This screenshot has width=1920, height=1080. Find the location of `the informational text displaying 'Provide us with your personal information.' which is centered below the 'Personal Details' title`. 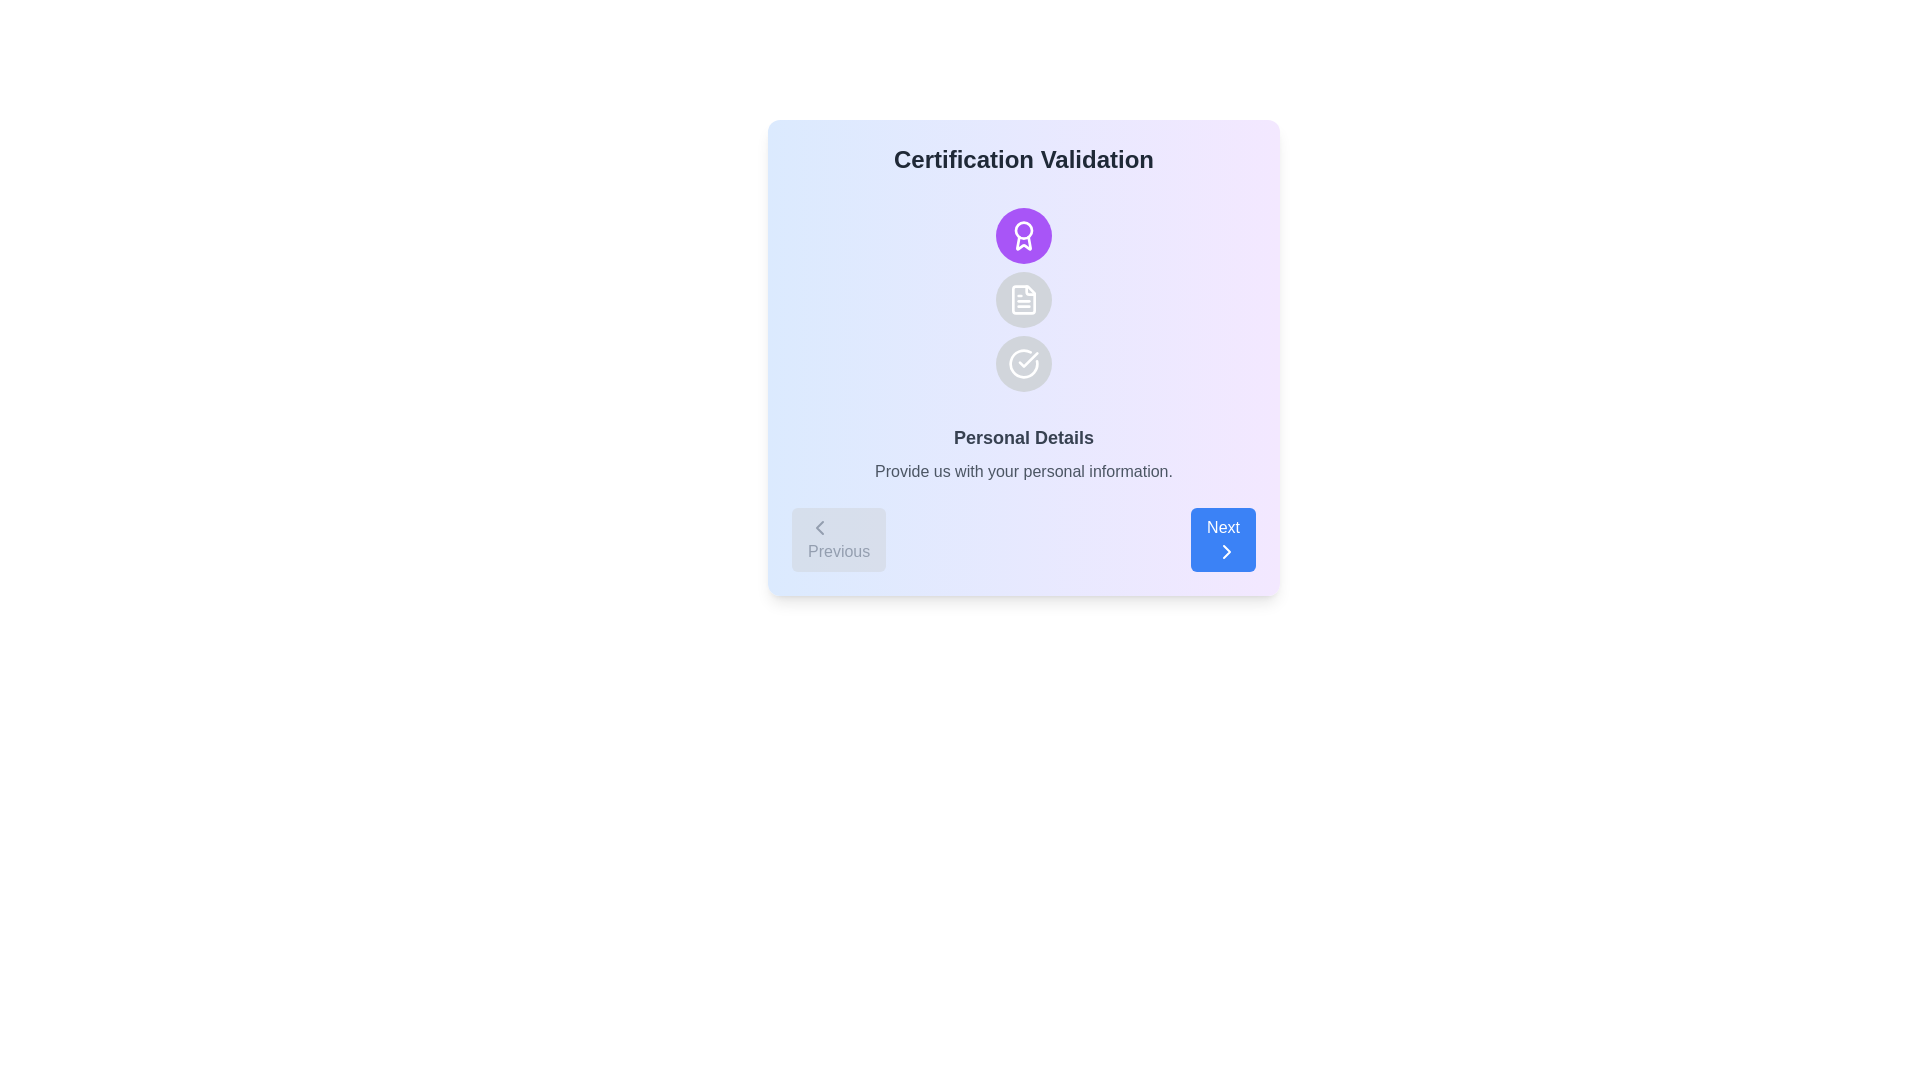

the informational text displaying 'Provide us with your personal information.' which is centered below the 'Personal Details' title is located at coordinates (1023, 471).